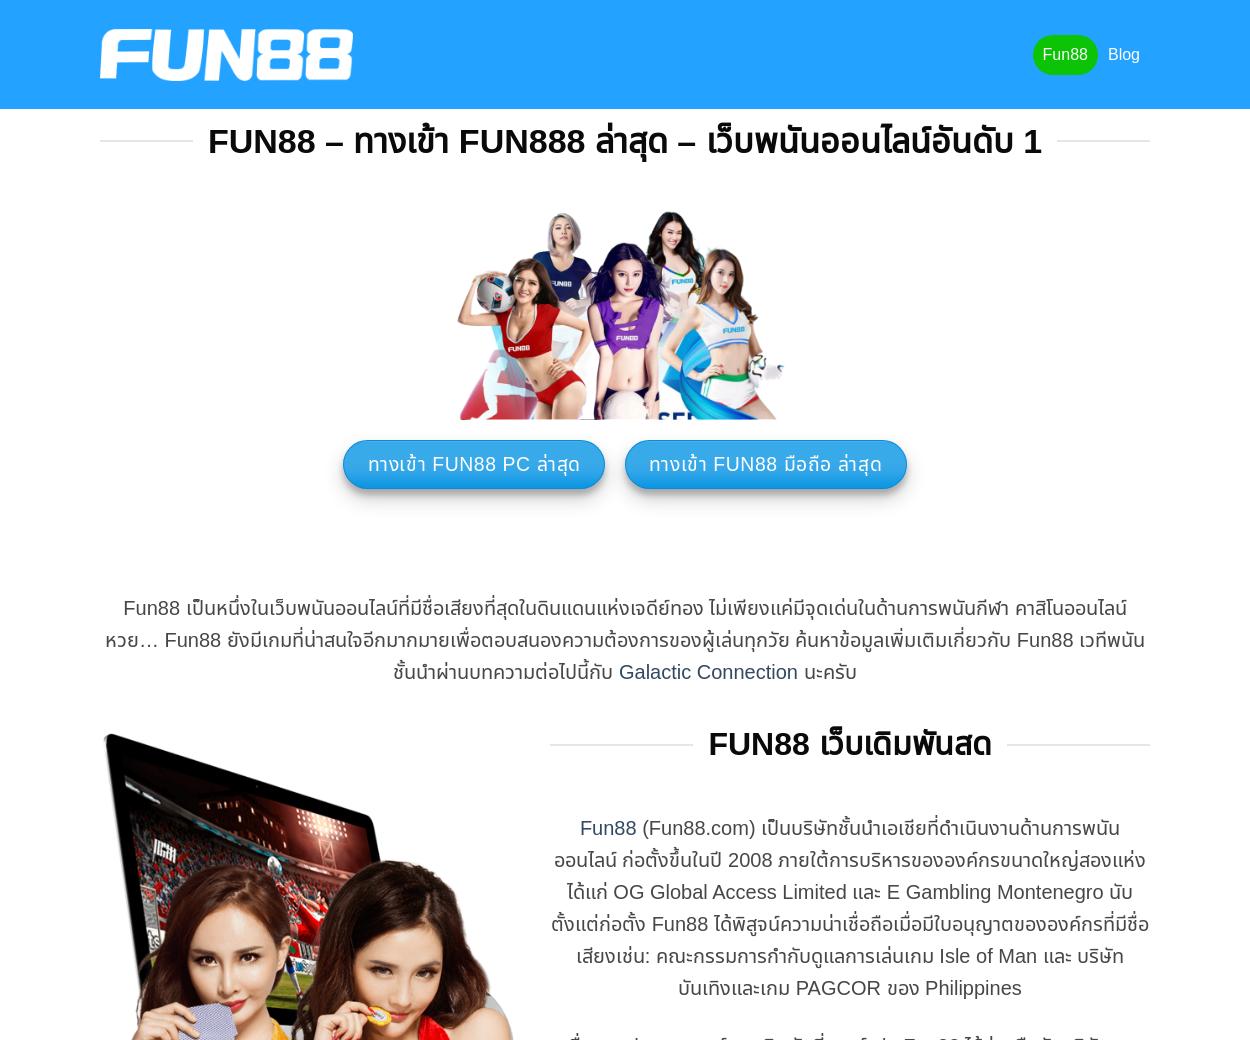  What do you see at coordinates (848, 889) in the screenshot?
I see `'(Fun88.com) เป็นบริษัทชั้นนำเอเชียที่ดำเนินงานด้านการพนันออนไลน์ ก่อตั้งขึ้นในปี 2008 ภายใต้การบริหารขององค์กรขนาดใหญ่สองแห่ง ได้แก่ OG Global Access Limited และ E Gambling Montenegro นับตั้งแต่ก่อตั้ง Fun88 ได้พิสูจน์ความน่าเชื่อถือเมื่อมีใบอนุญาตขององค์กรที่มีชื่อเสียงเช่น: คณะกรรมการกำกับดูแลการเล่นเกม'` at bounding box center [848, 889].